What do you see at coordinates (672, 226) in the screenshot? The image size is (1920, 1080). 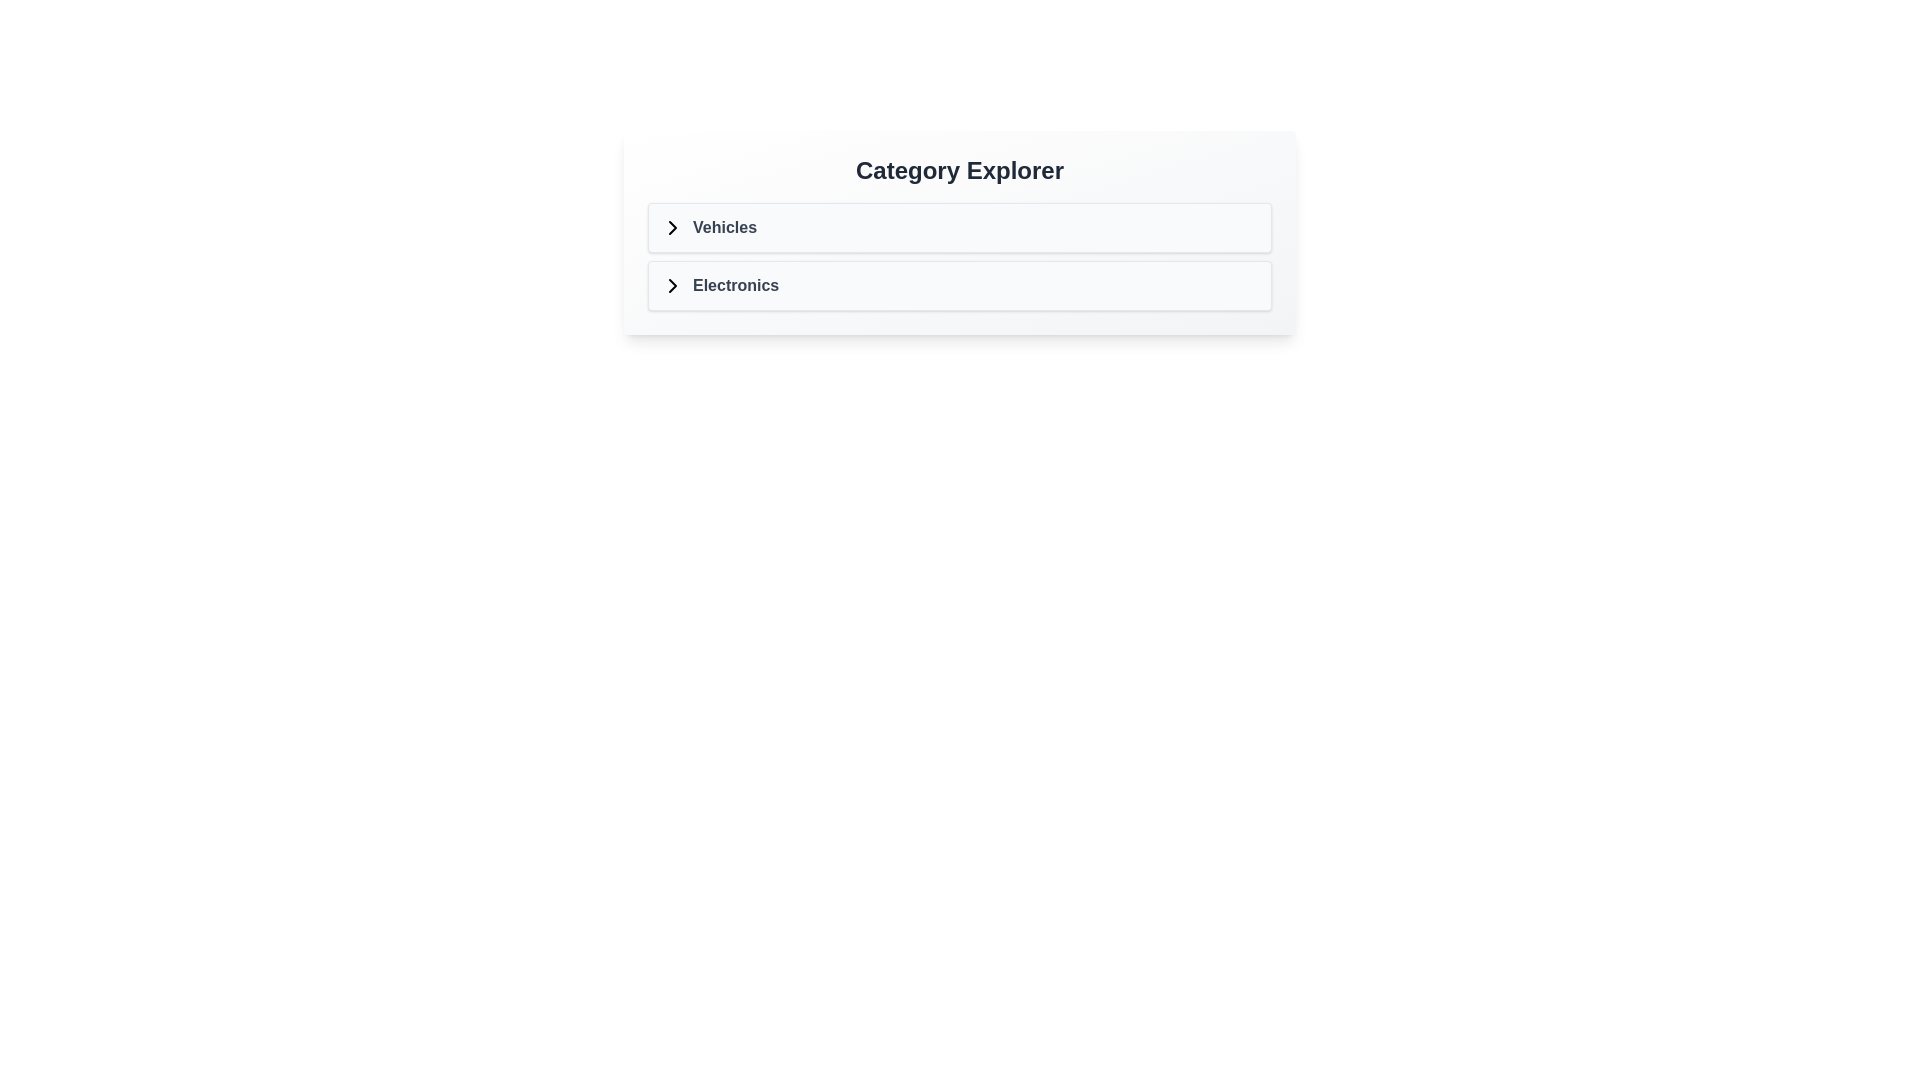 I see `the right-pointing chevron SVG icon located before the 'Vehicles' text label in the 'Category Explorer' list` at bounding box center [672, 226].